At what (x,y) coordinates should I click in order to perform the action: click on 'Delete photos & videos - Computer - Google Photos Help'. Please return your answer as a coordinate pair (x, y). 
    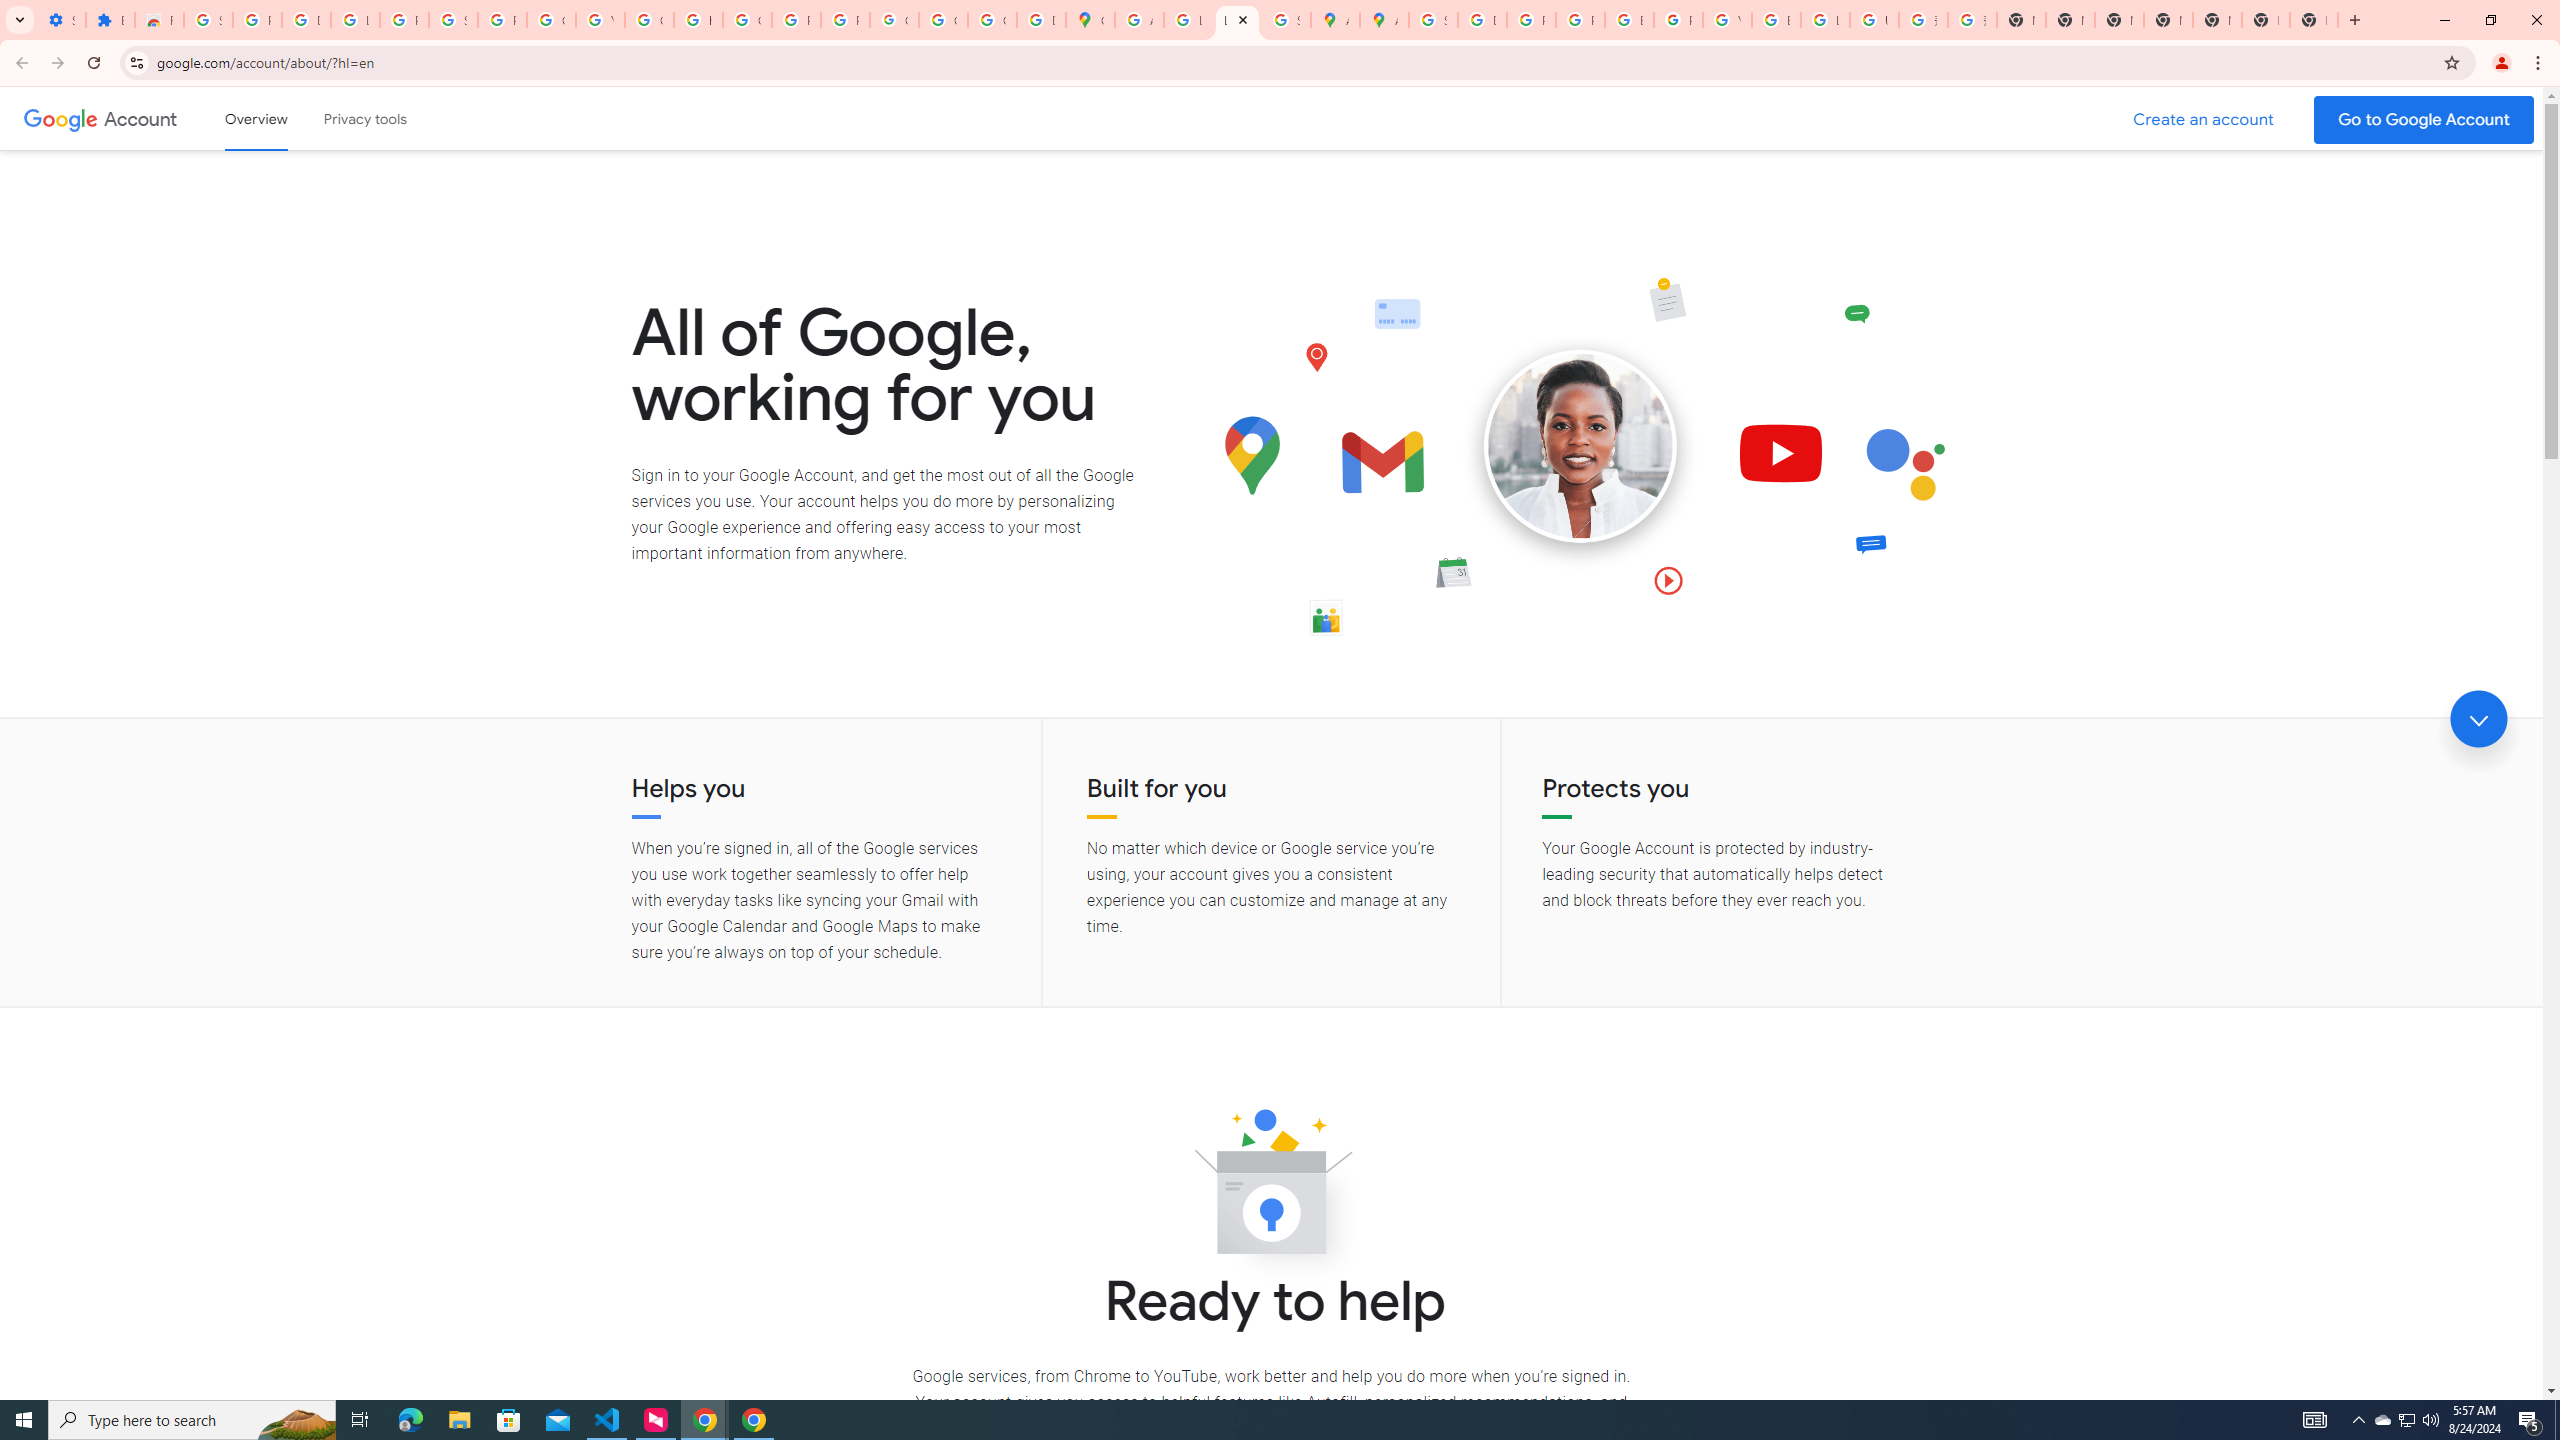
    Looking at the image, I should click on (306, 19).